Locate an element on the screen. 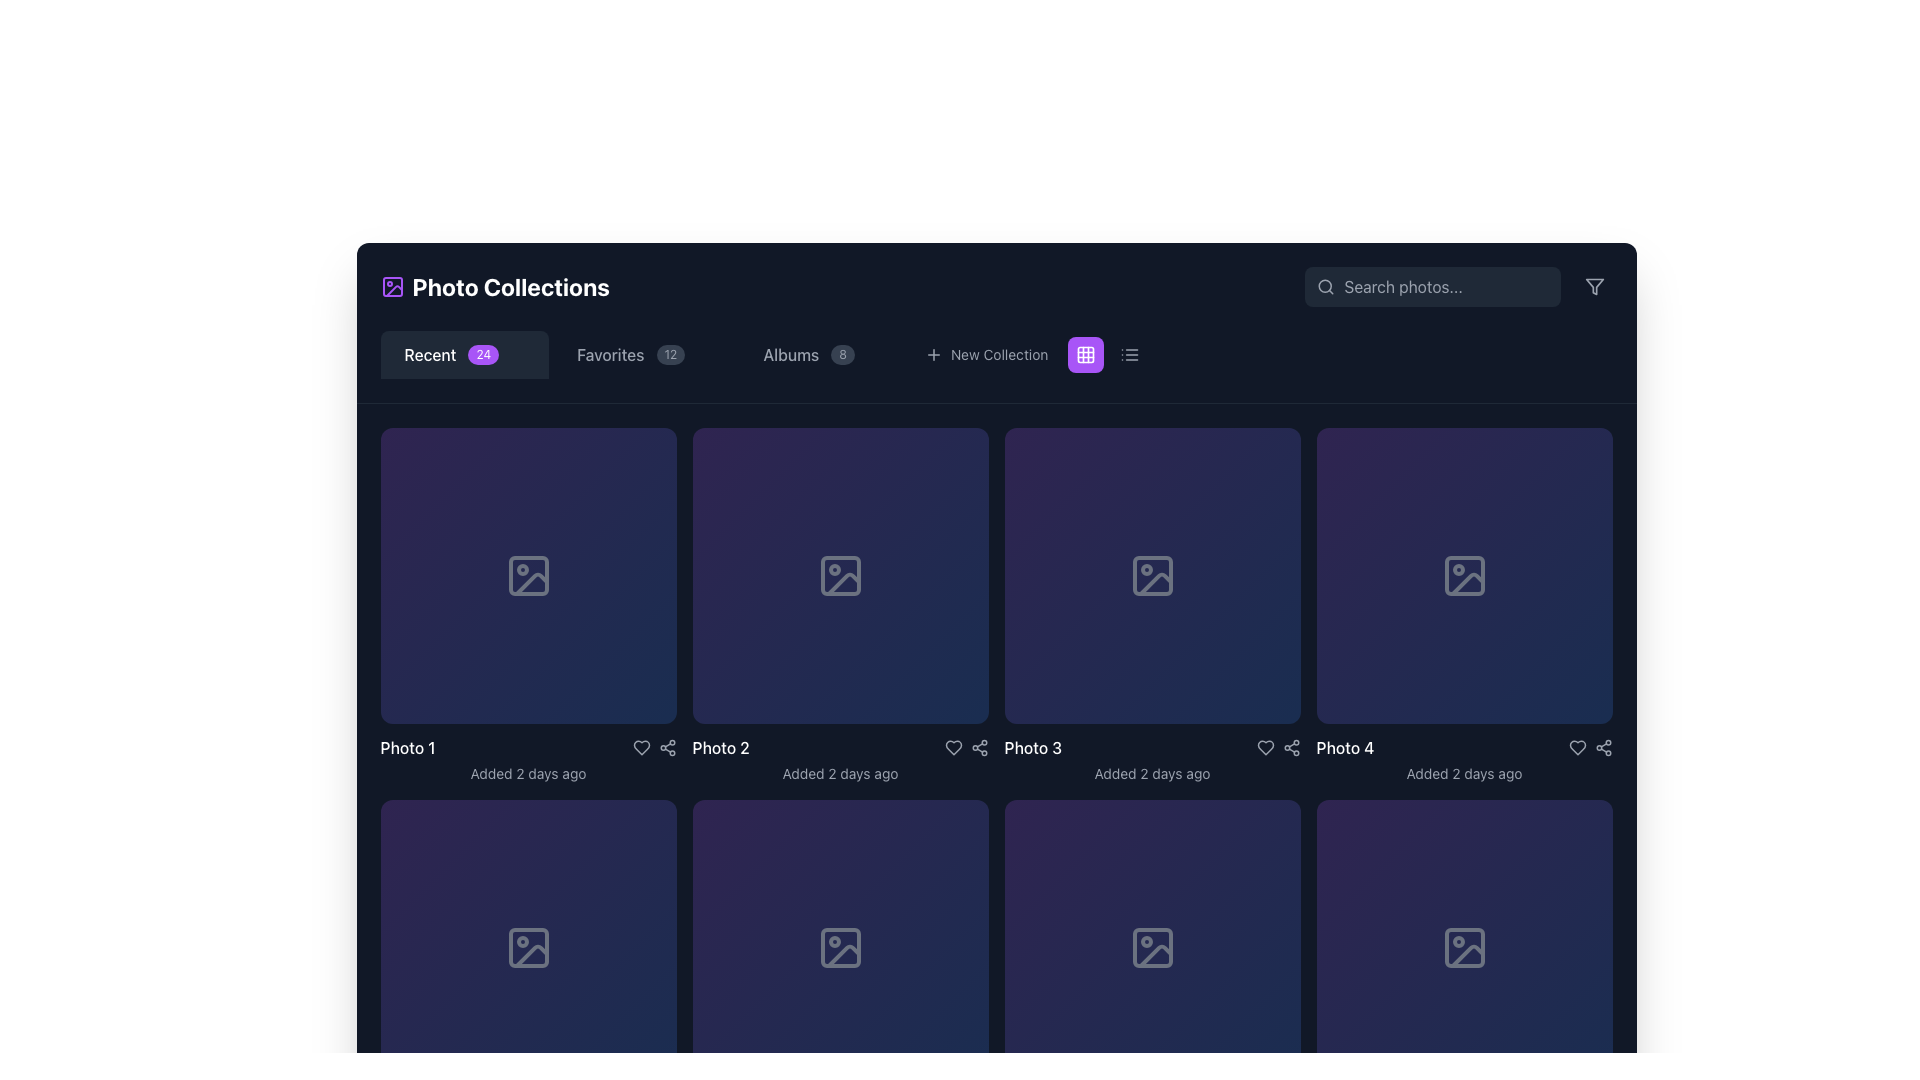 This screenshot has width=1920, height=1080. the text label displaying 'Photo 2Added 2 days ago', which is located in the bottom part of the central tile in the second row of the photo gallery grid is located at coordinates (840, 759).